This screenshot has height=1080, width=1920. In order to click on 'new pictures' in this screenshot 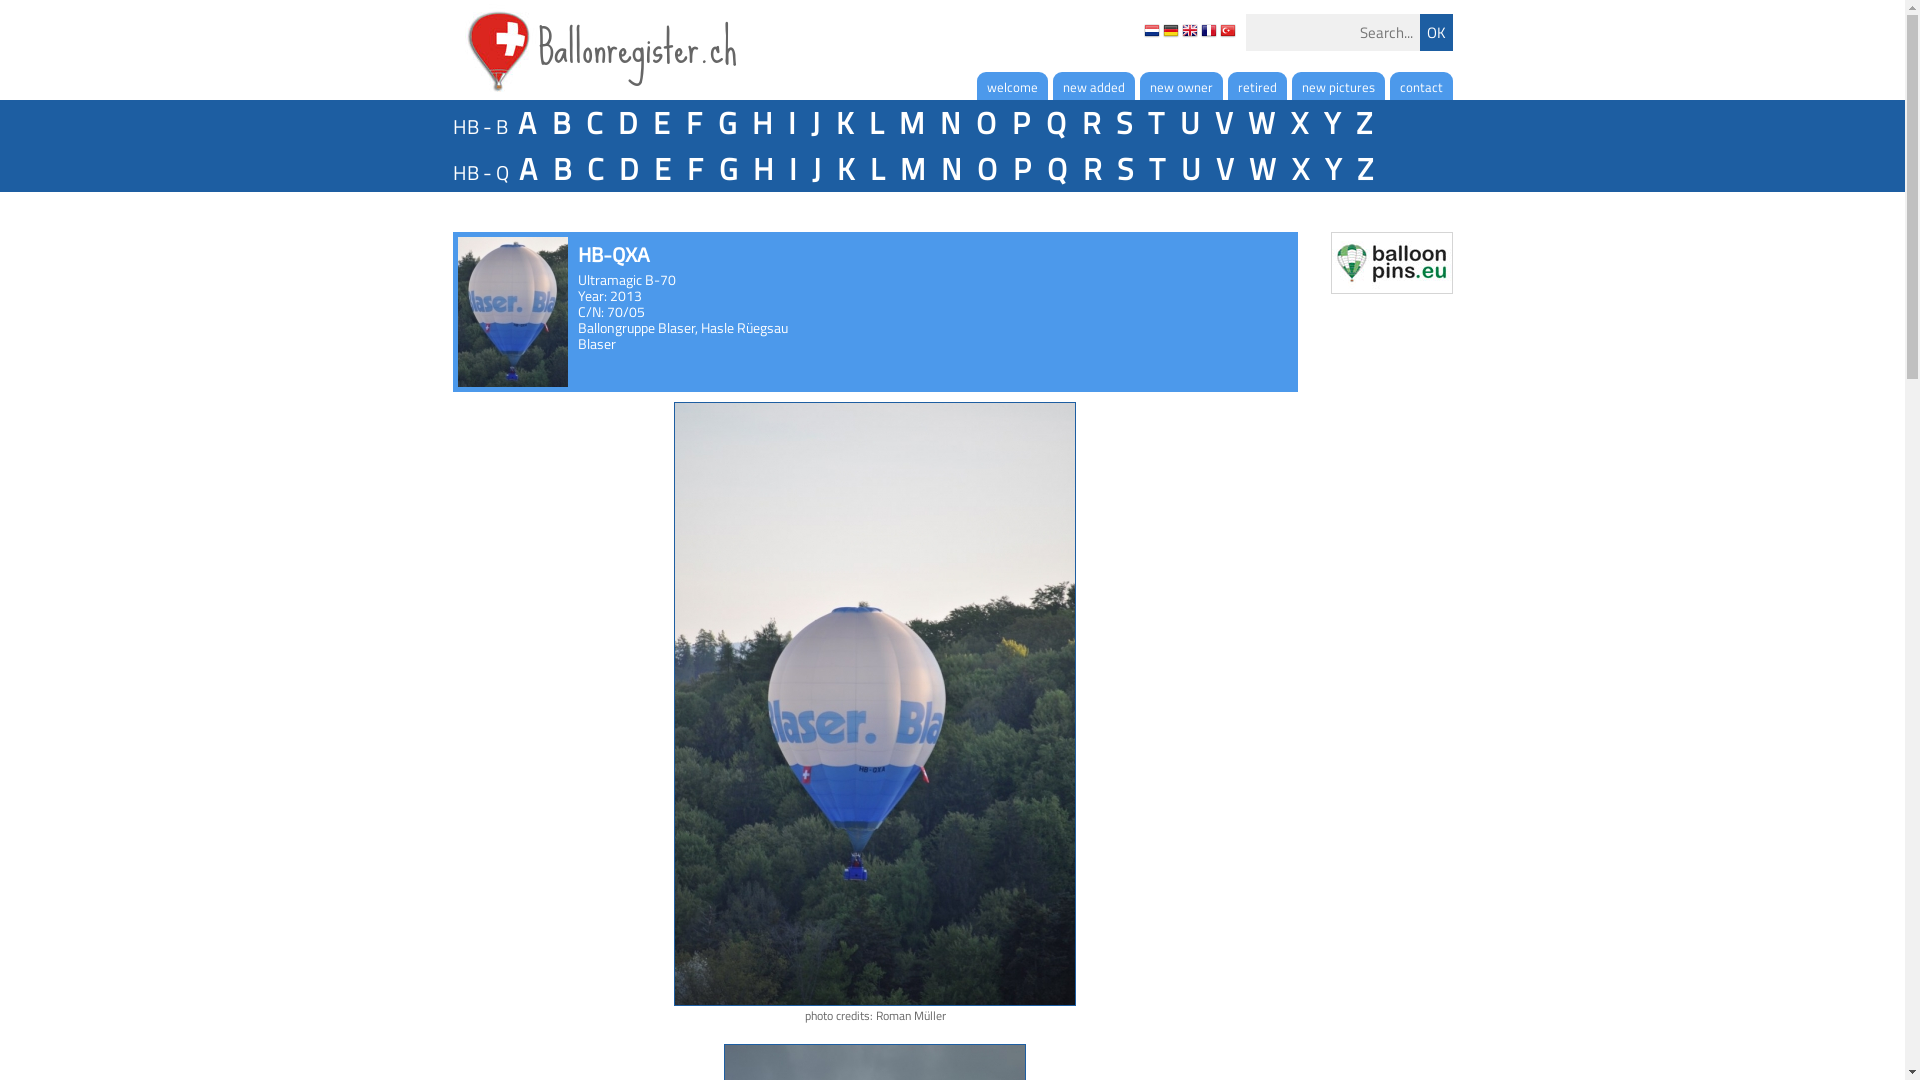, I will do `click(1338, 84)`.